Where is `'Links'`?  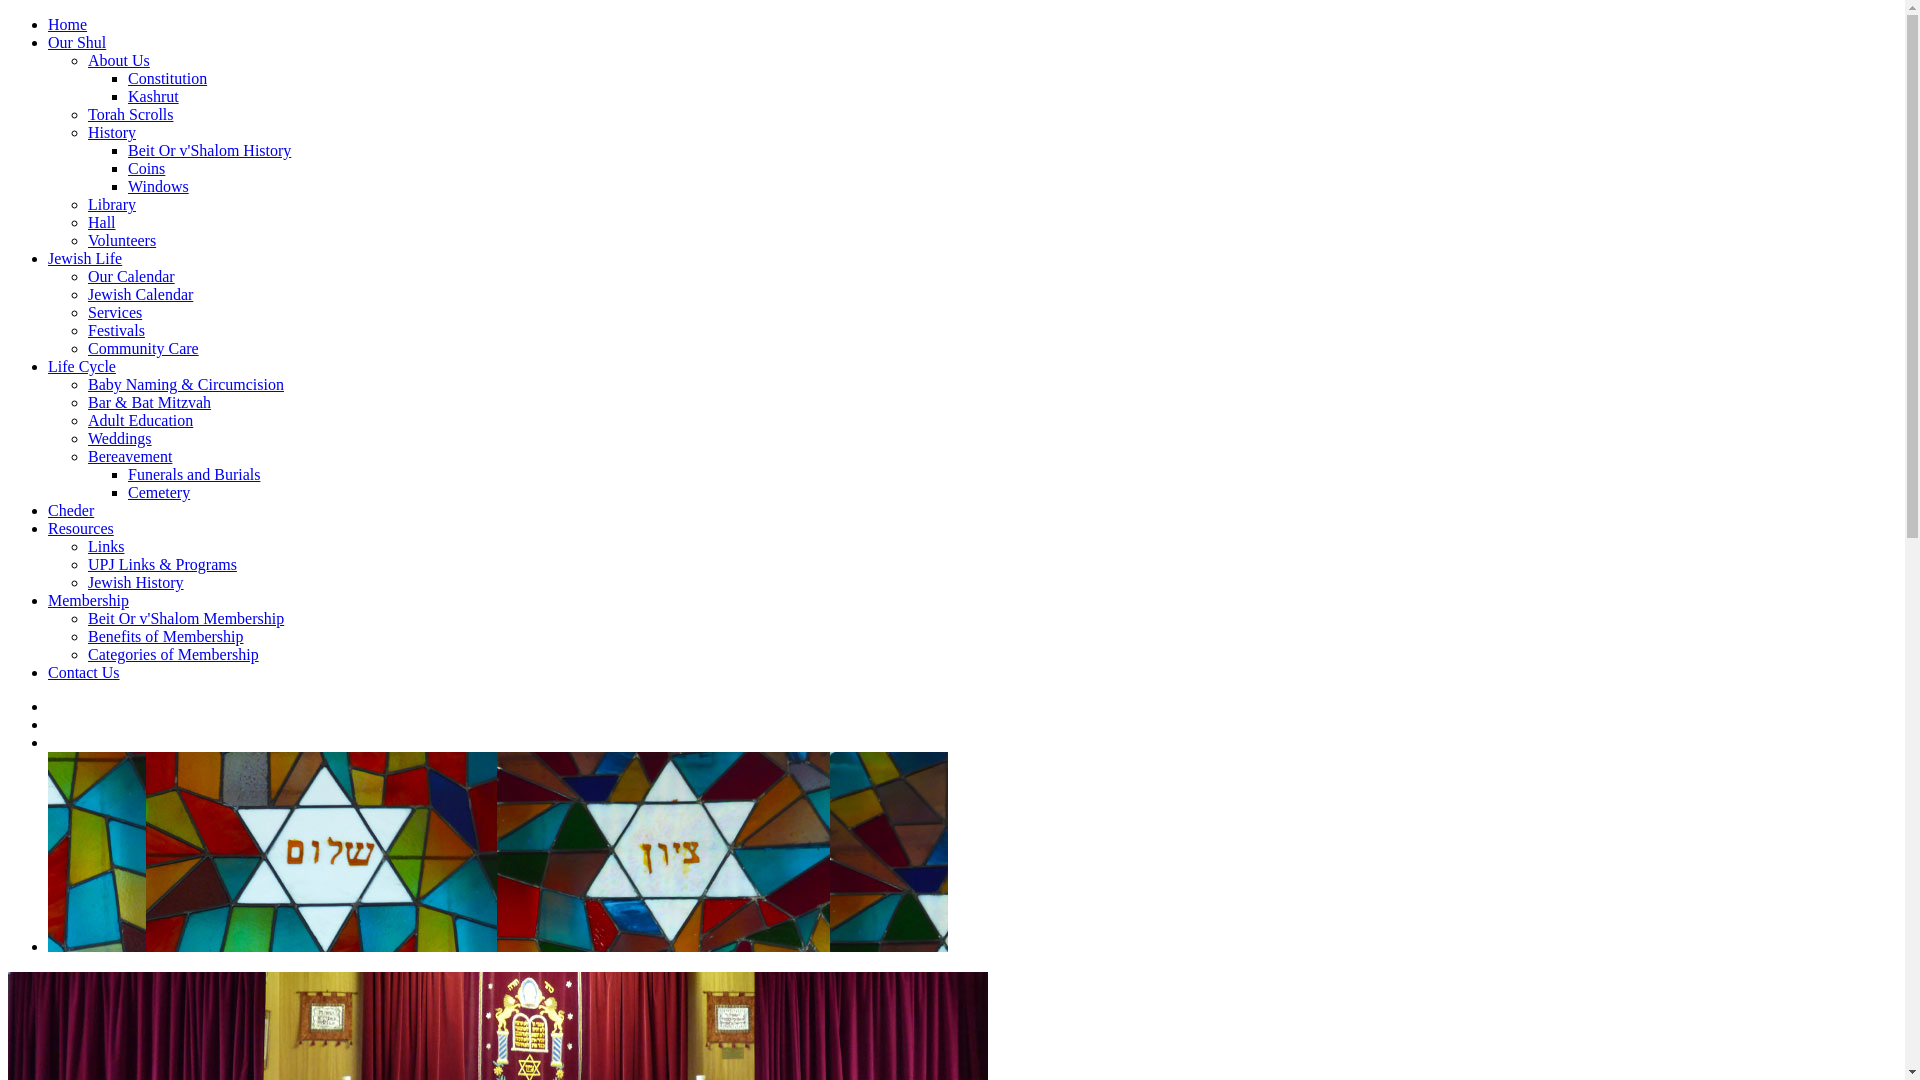
'Links' is located at coordinates (104, 546).